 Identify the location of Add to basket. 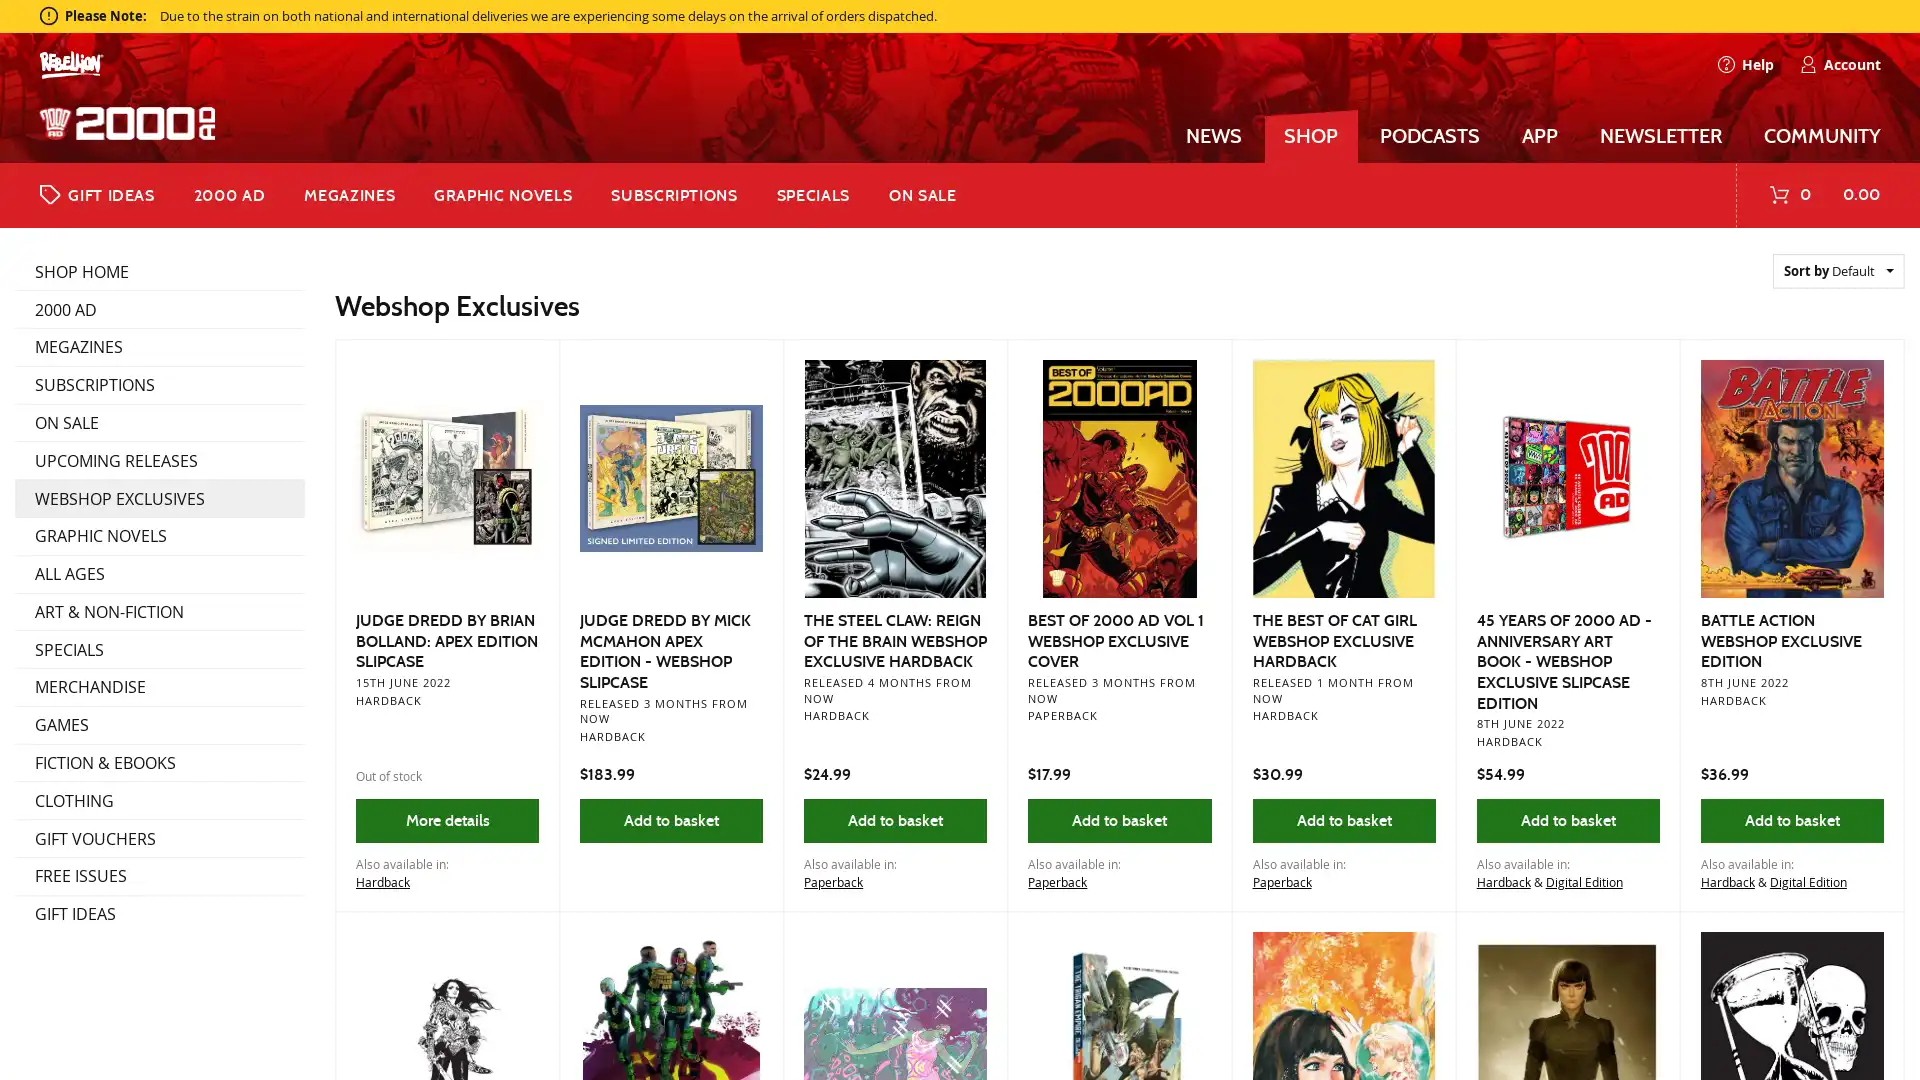
(1791, 820).